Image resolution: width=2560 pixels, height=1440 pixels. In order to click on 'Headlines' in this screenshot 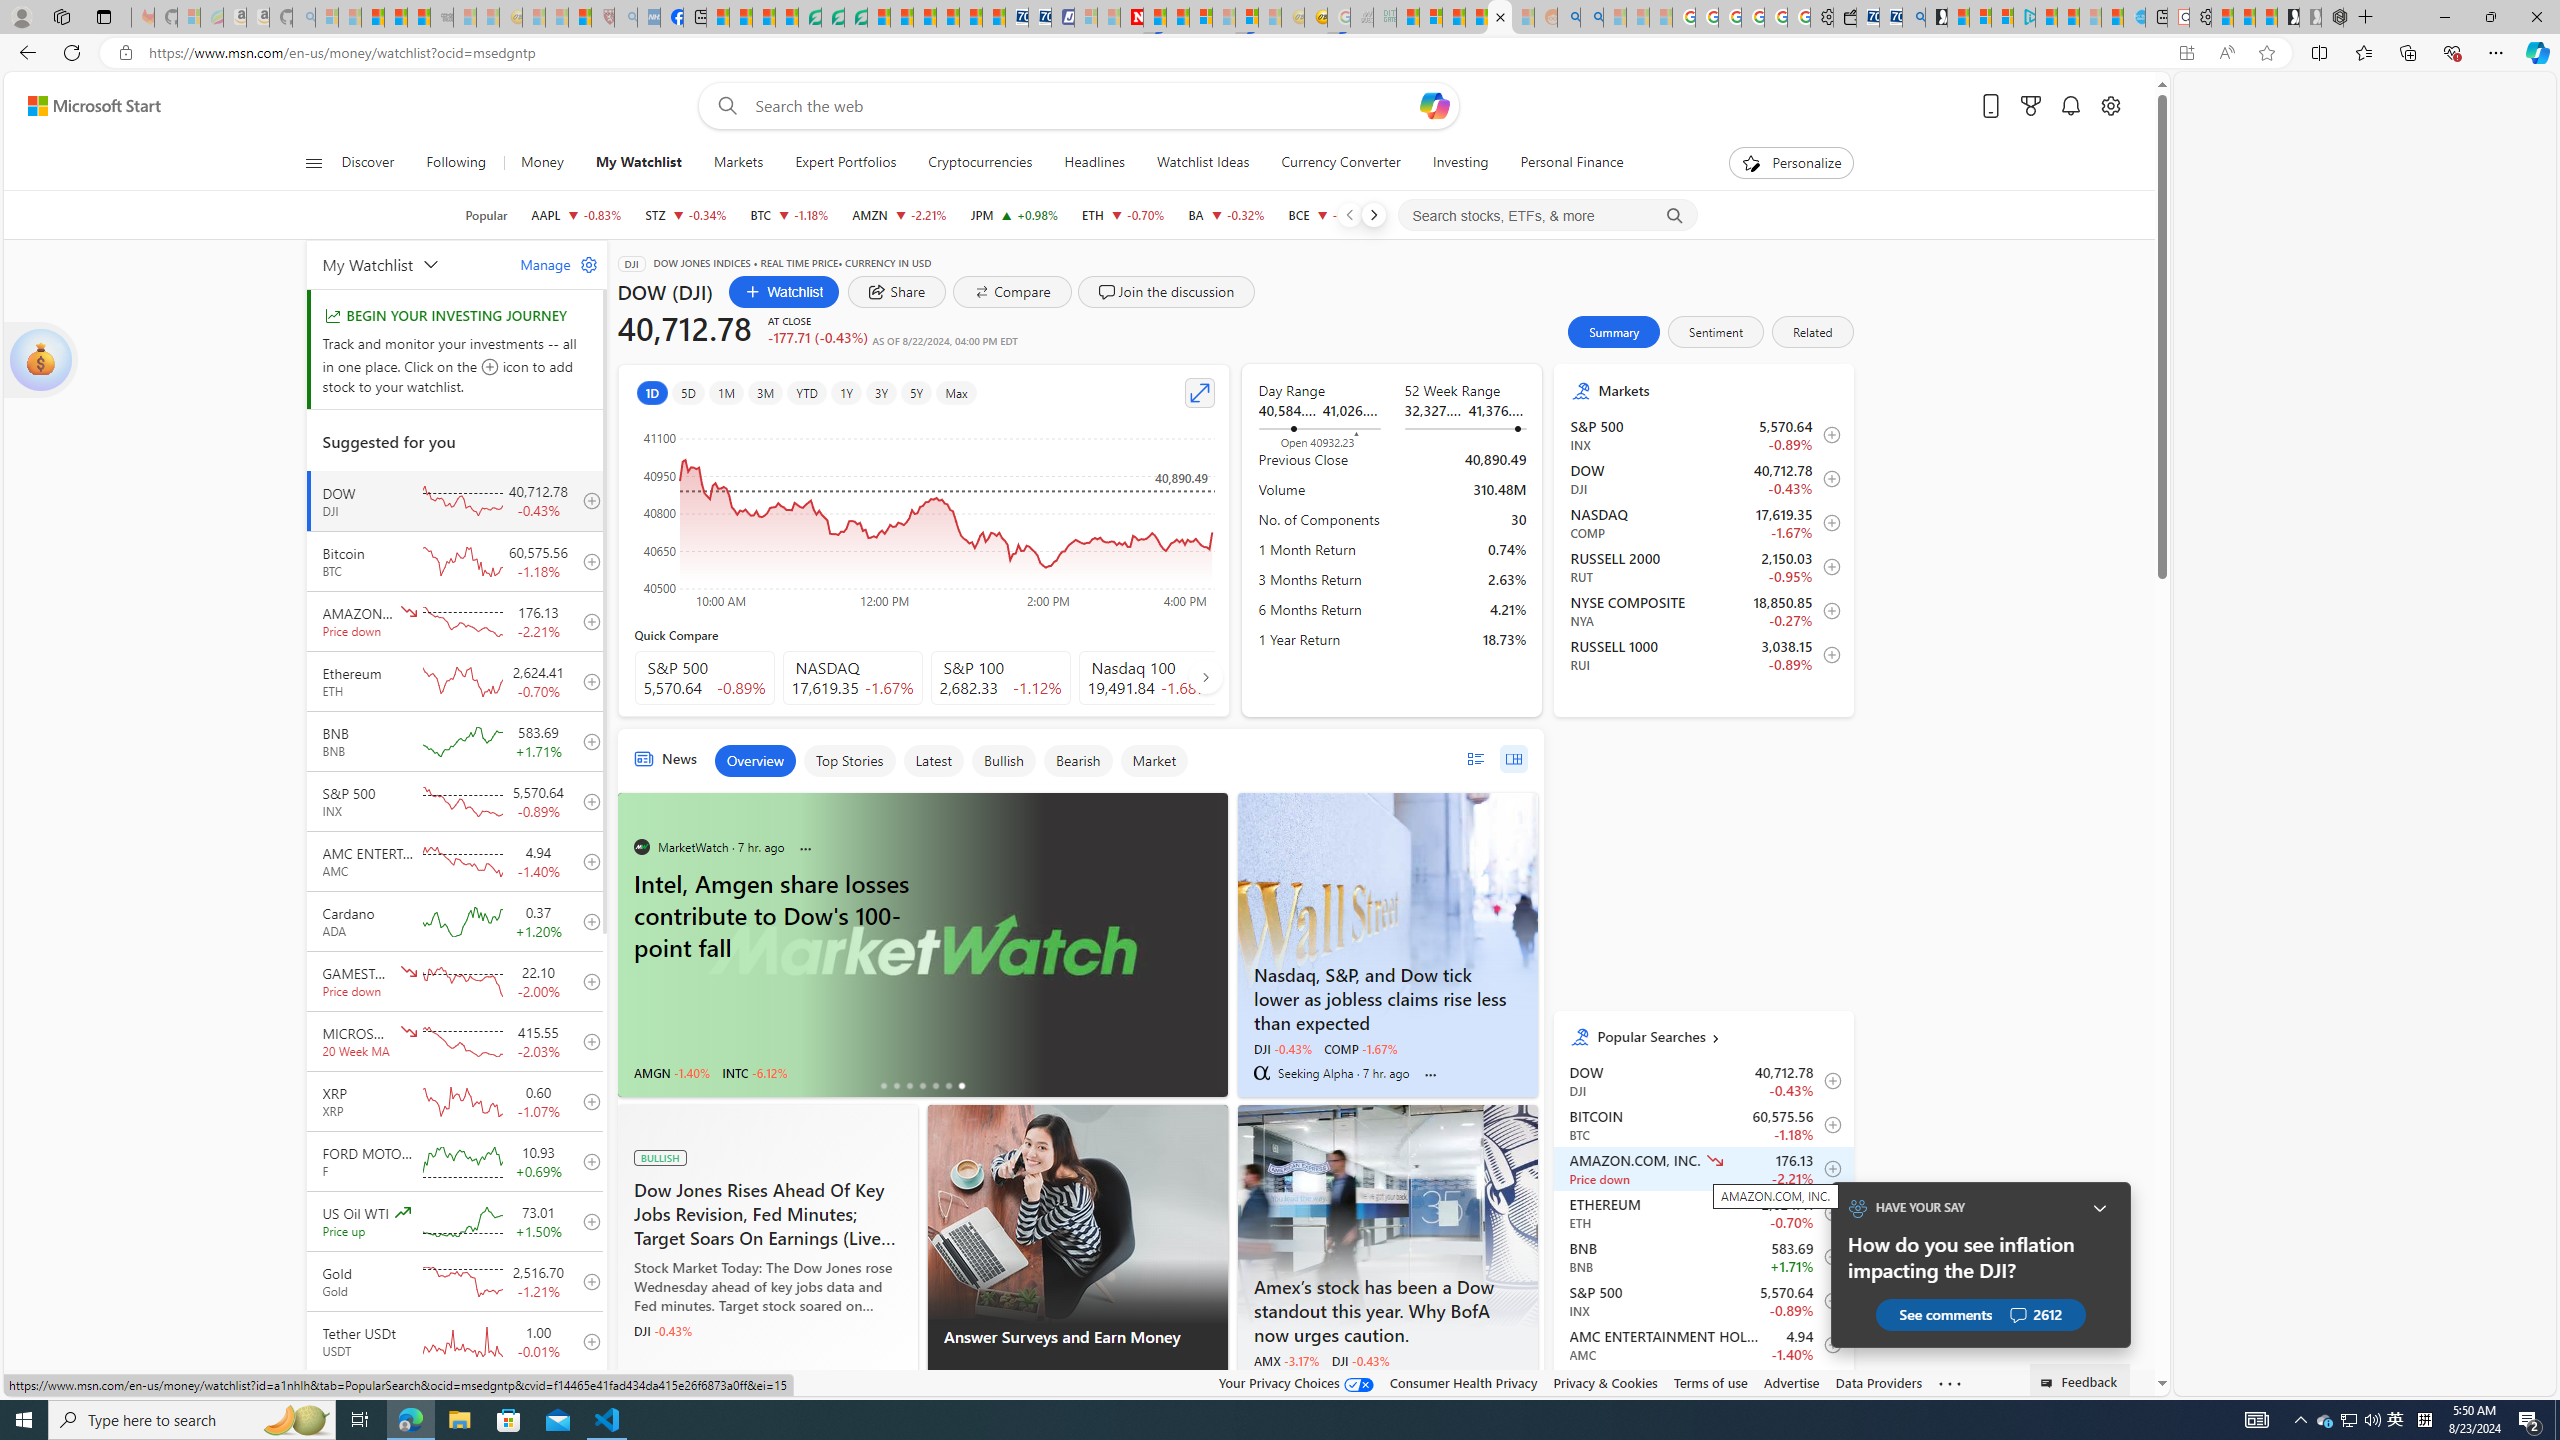, I will do `click(1093, 162)`.